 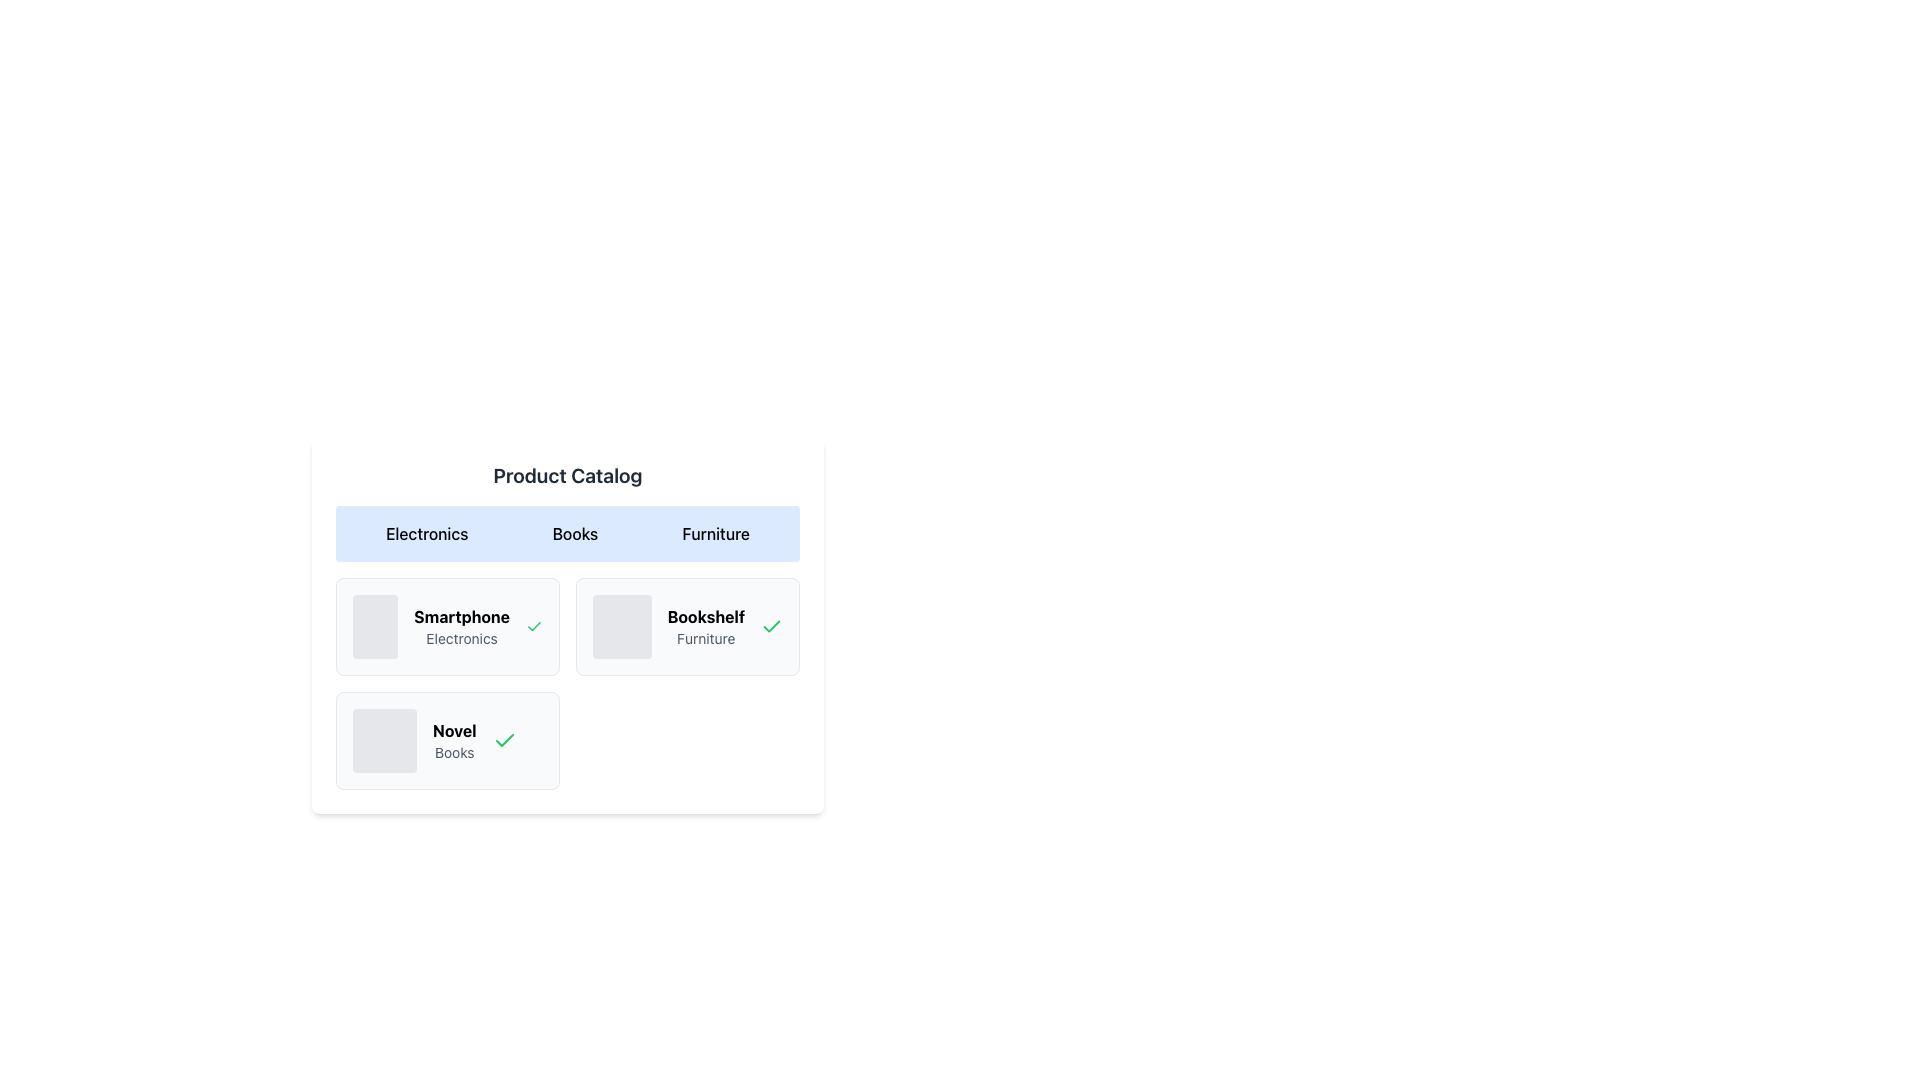 I want to click on the bolded text label 'Novel' in the second card of the 'Books' tab, which is positioned above the 'Books' text, so click(x=453, y=731).